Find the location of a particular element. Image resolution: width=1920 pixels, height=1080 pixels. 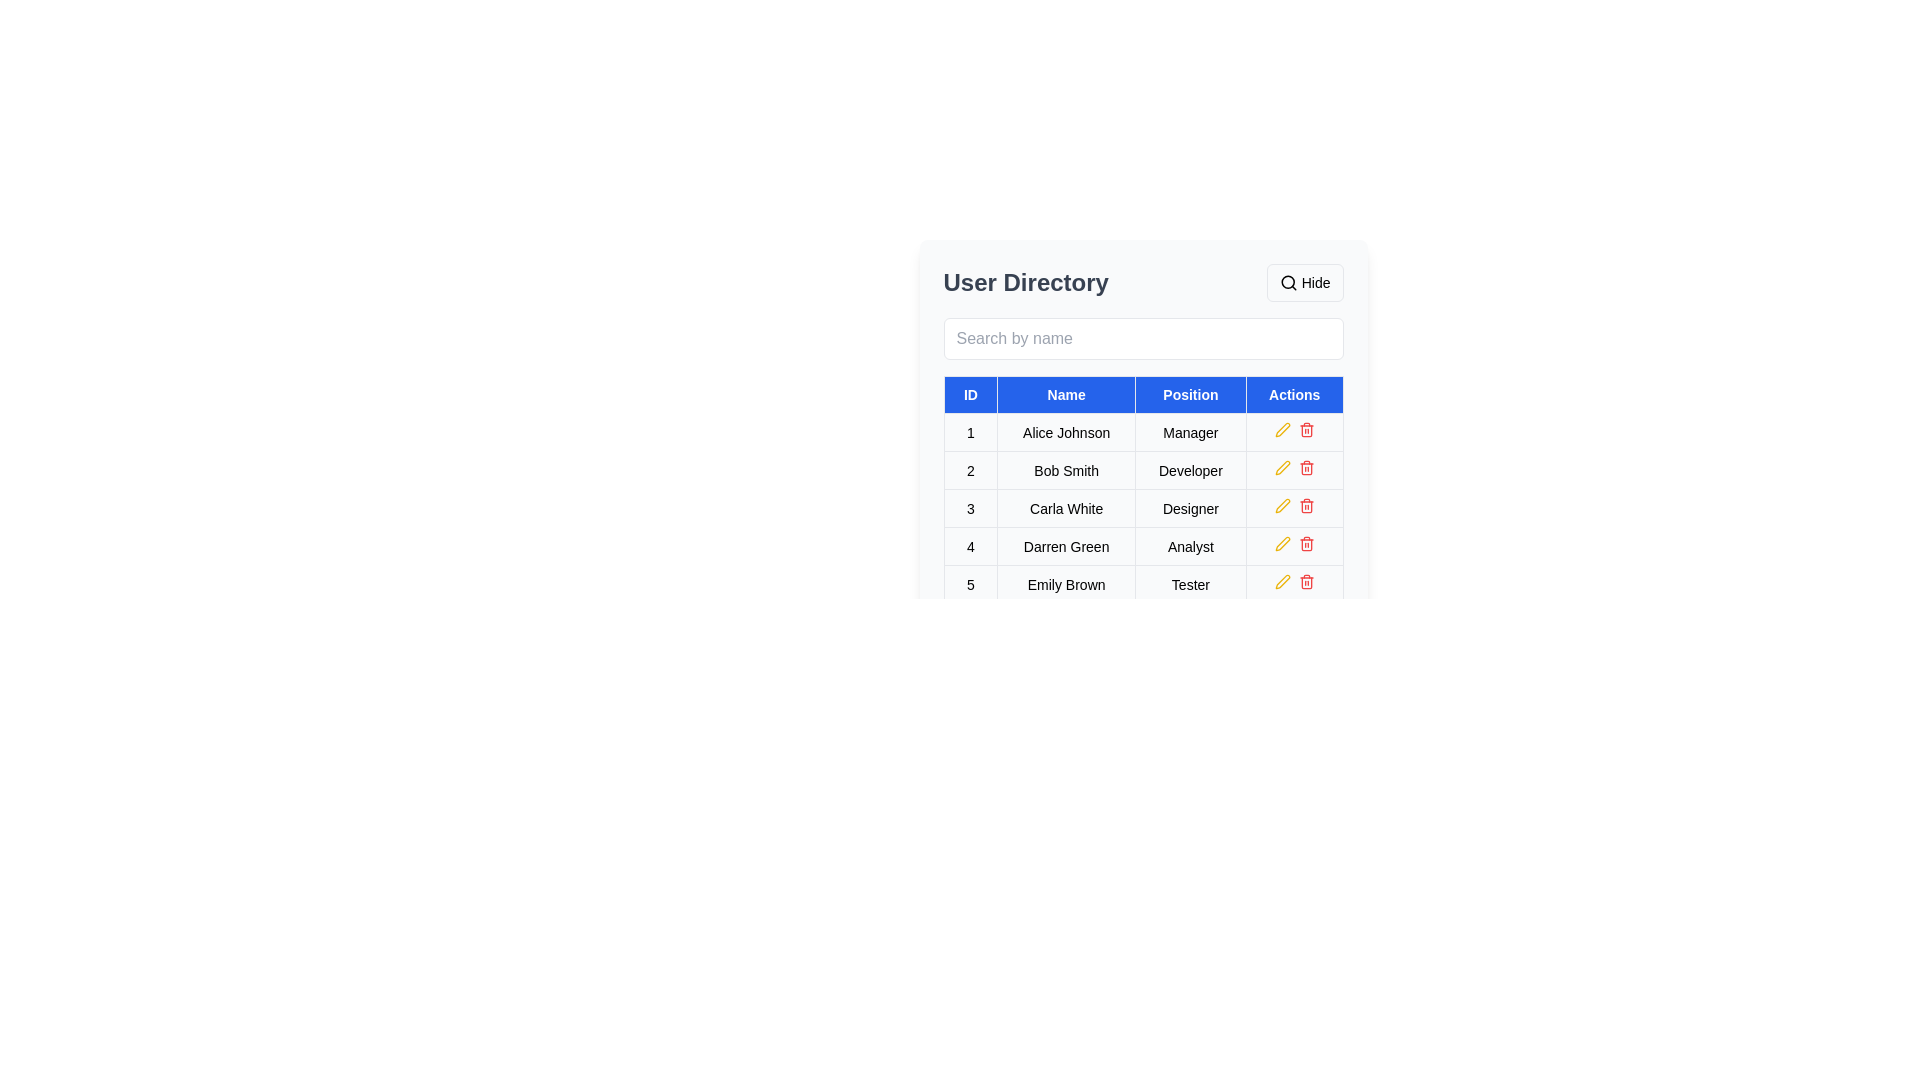

the text label displaying 'Designer' for the user 'Carla White' in the Position column of the user directory table is located at coordinates (1190, 507).